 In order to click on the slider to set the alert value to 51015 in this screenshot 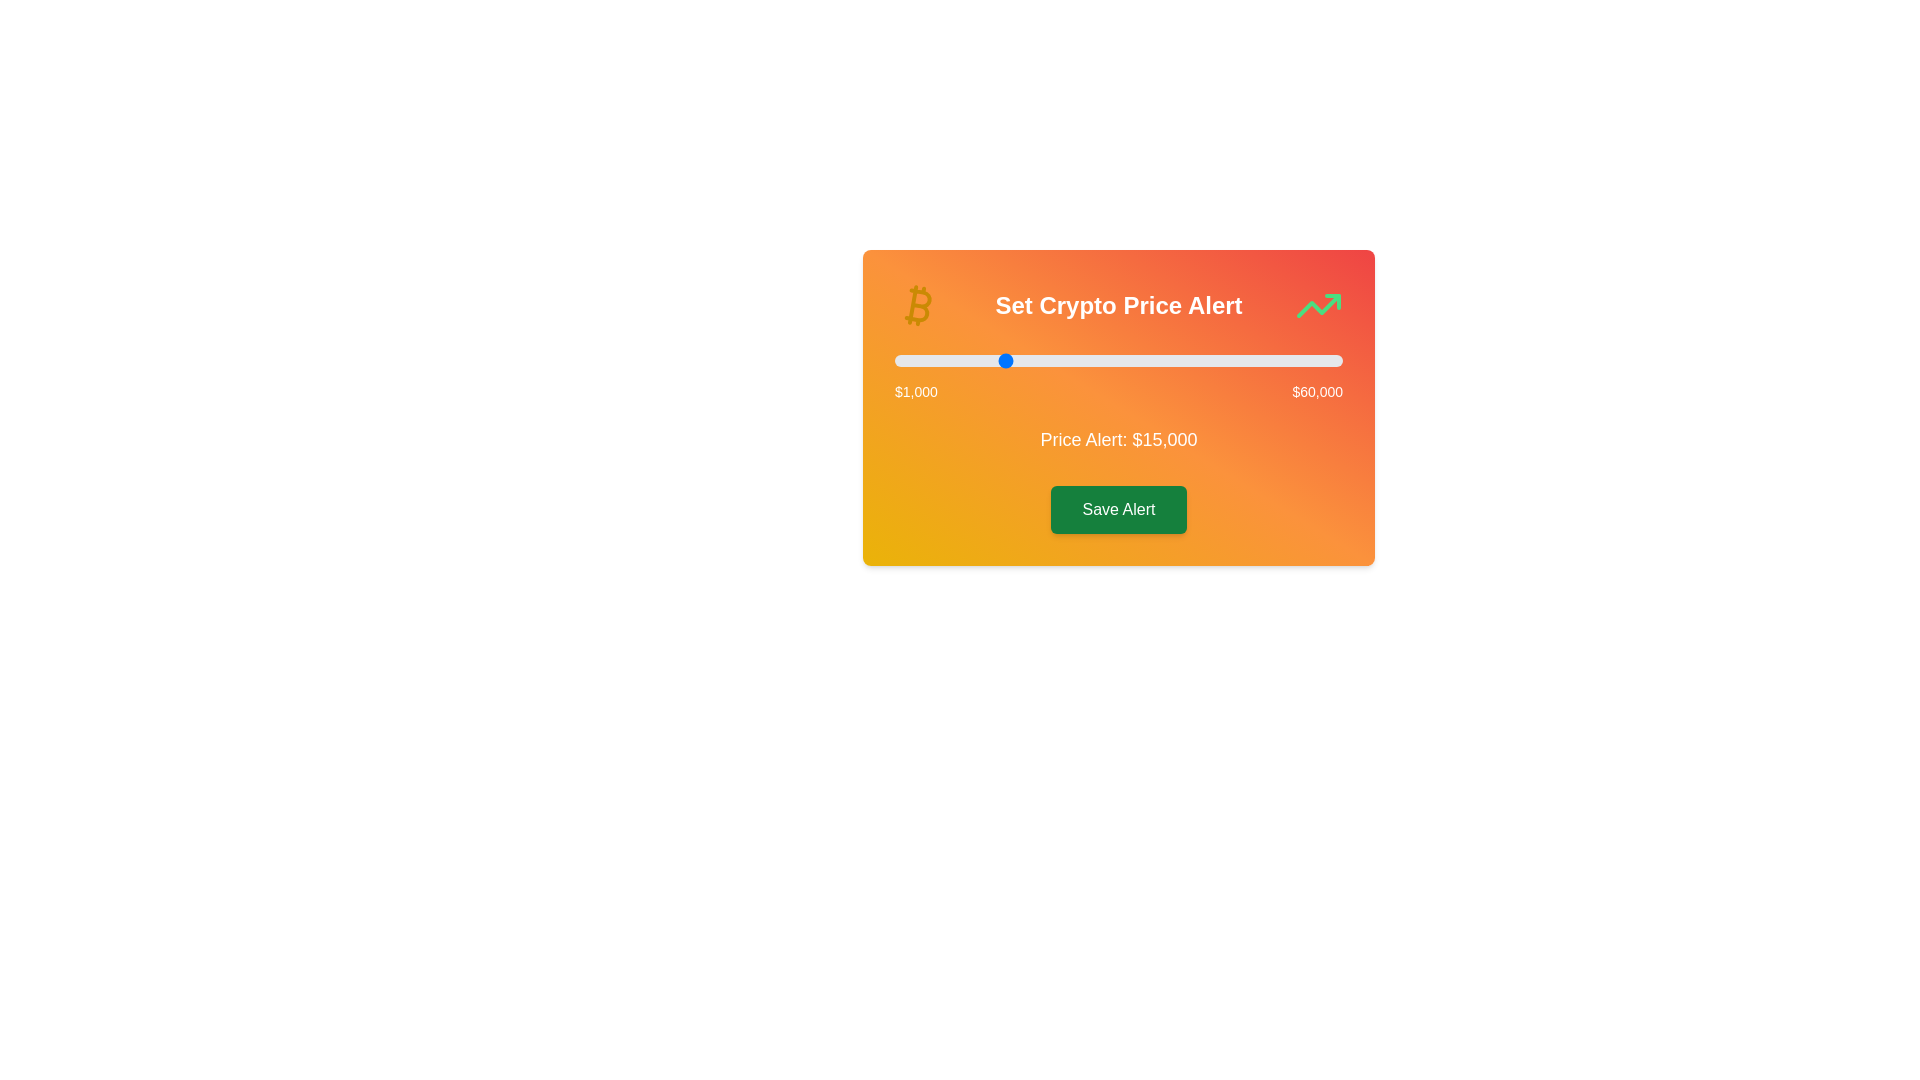, I will do `click(1273, 361)`.